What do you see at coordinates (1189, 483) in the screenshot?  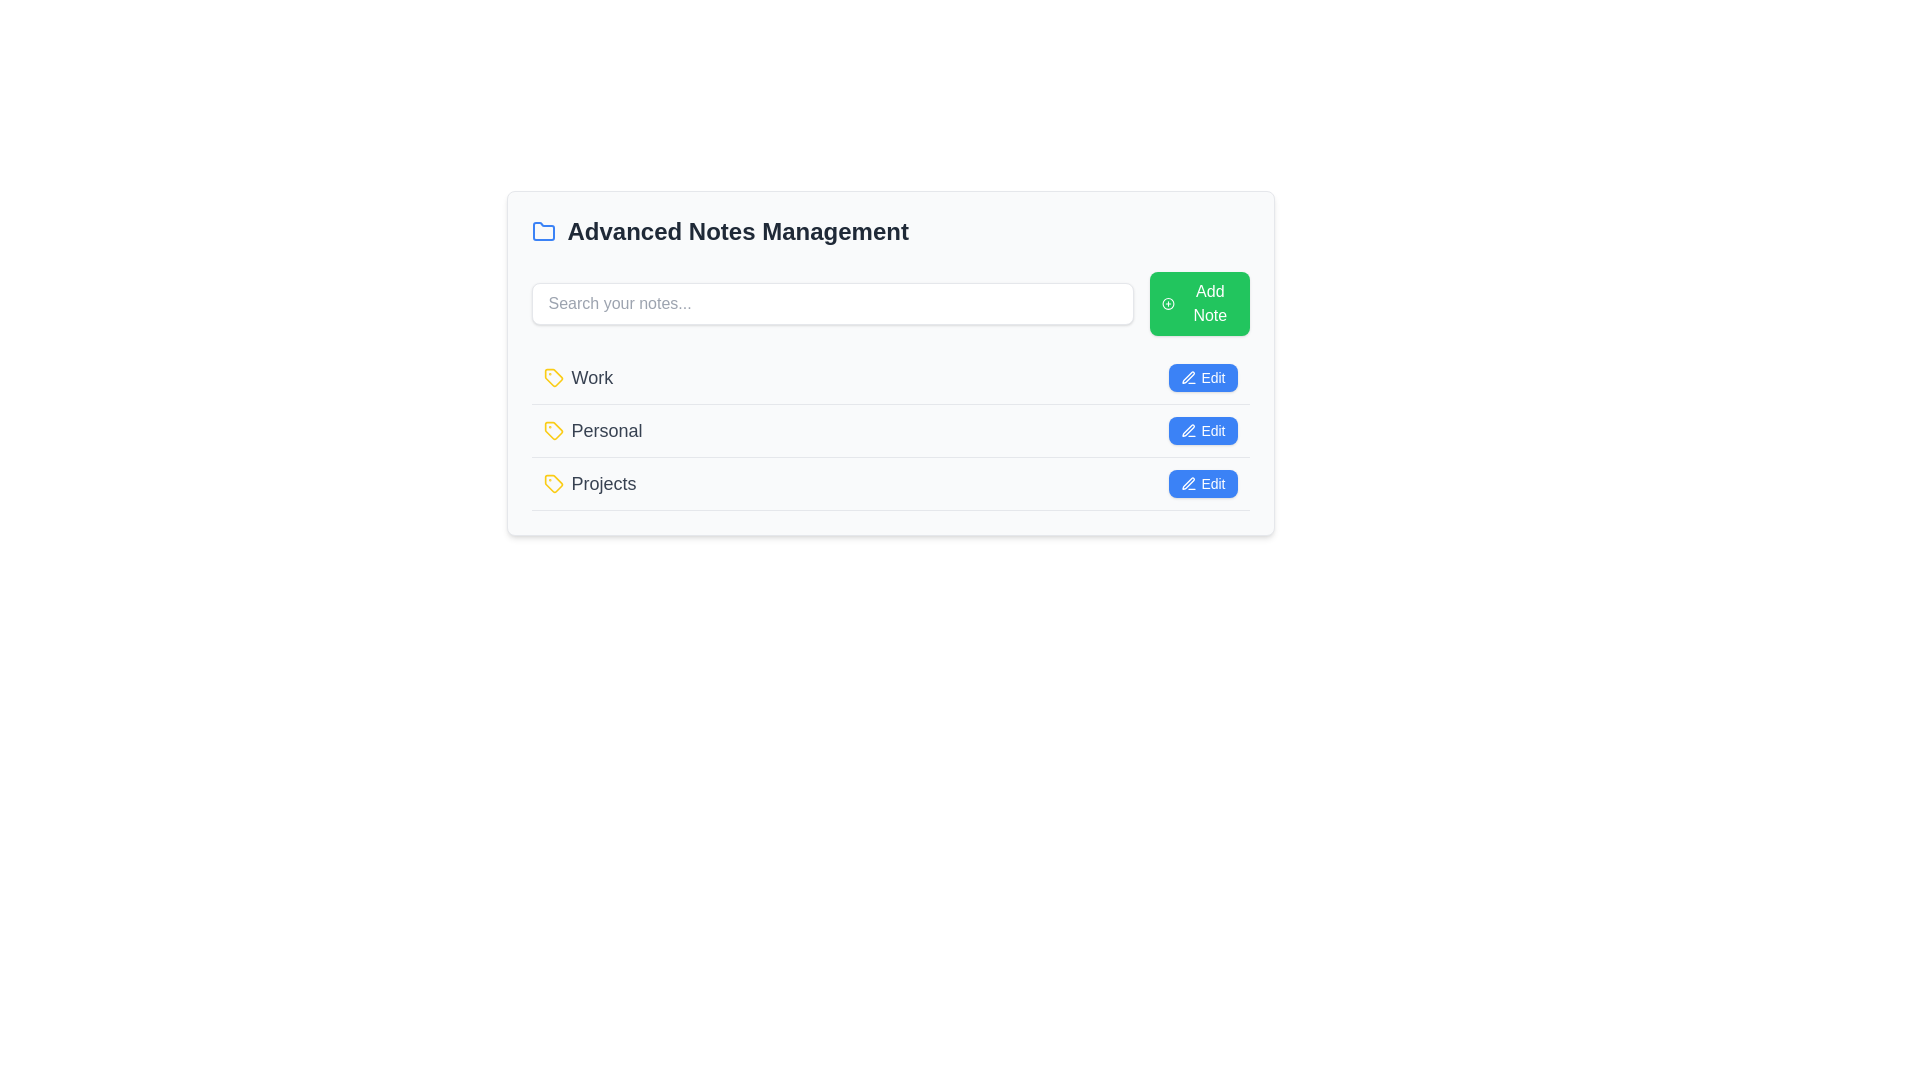 I see `the pen icon within the 'Edit' button in the 'Projects' section` at bounding box center [1189, 483].